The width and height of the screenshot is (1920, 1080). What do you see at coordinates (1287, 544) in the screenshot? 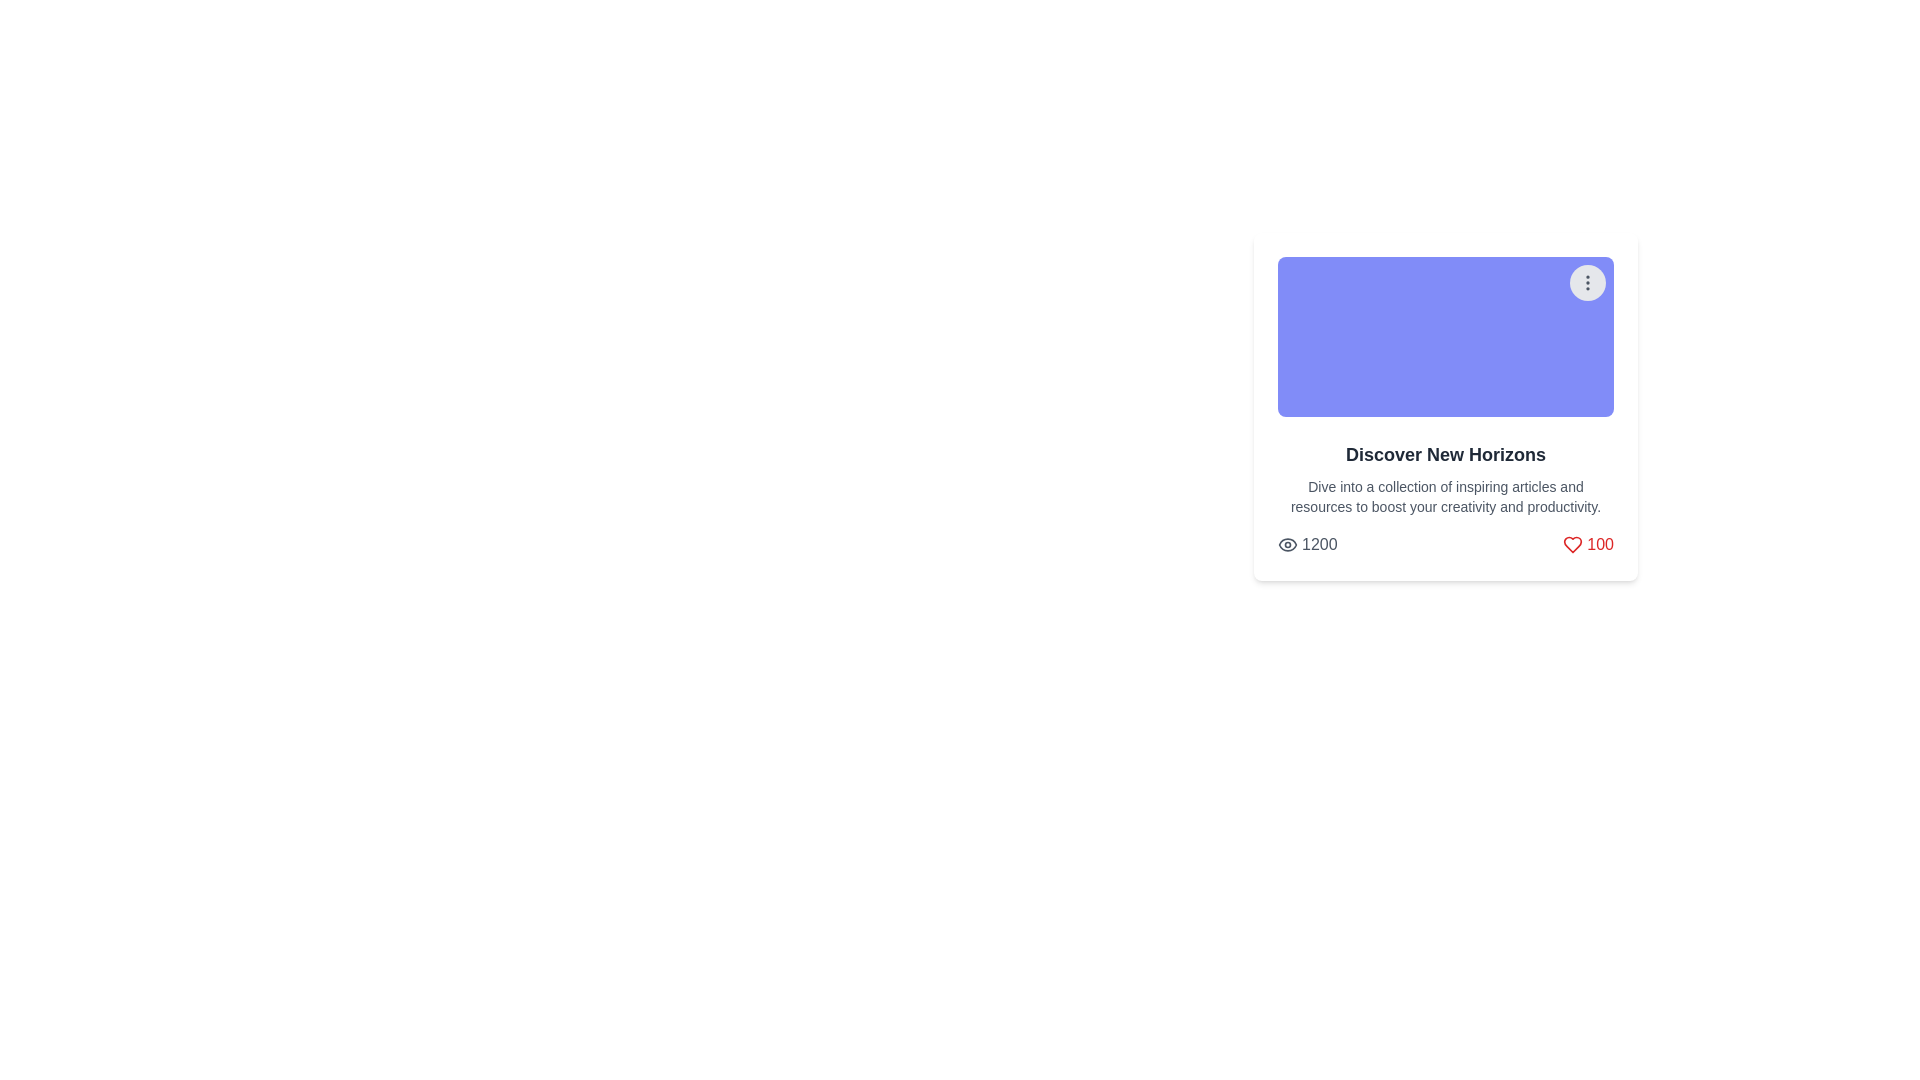
I see `the visibility icon located to the left of the numeric '1200' text in the lower section of the card` at bounding box center [1287, 544].